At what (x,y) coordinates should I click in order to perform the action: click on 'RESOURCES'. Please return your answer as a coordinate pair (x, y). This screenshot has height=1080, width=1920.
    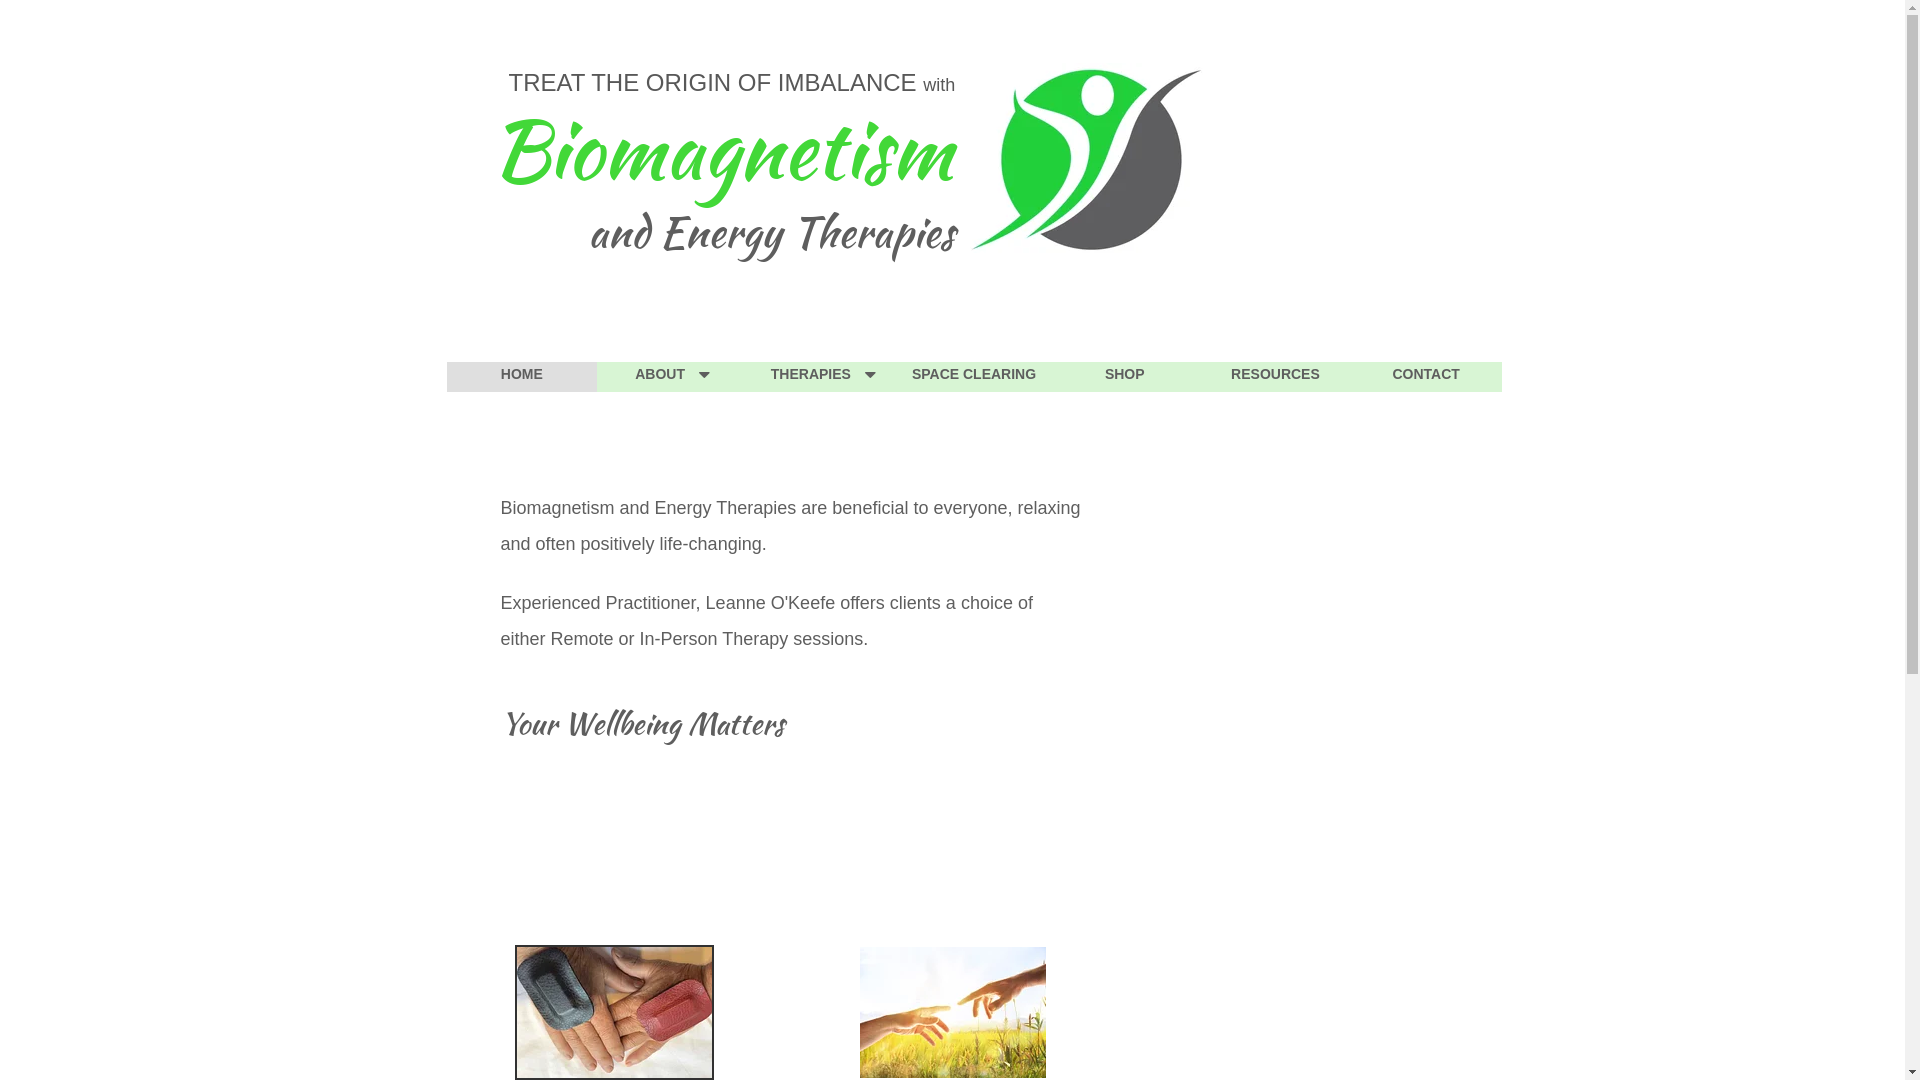
    Looking at the image, I should click on (1274, 377).